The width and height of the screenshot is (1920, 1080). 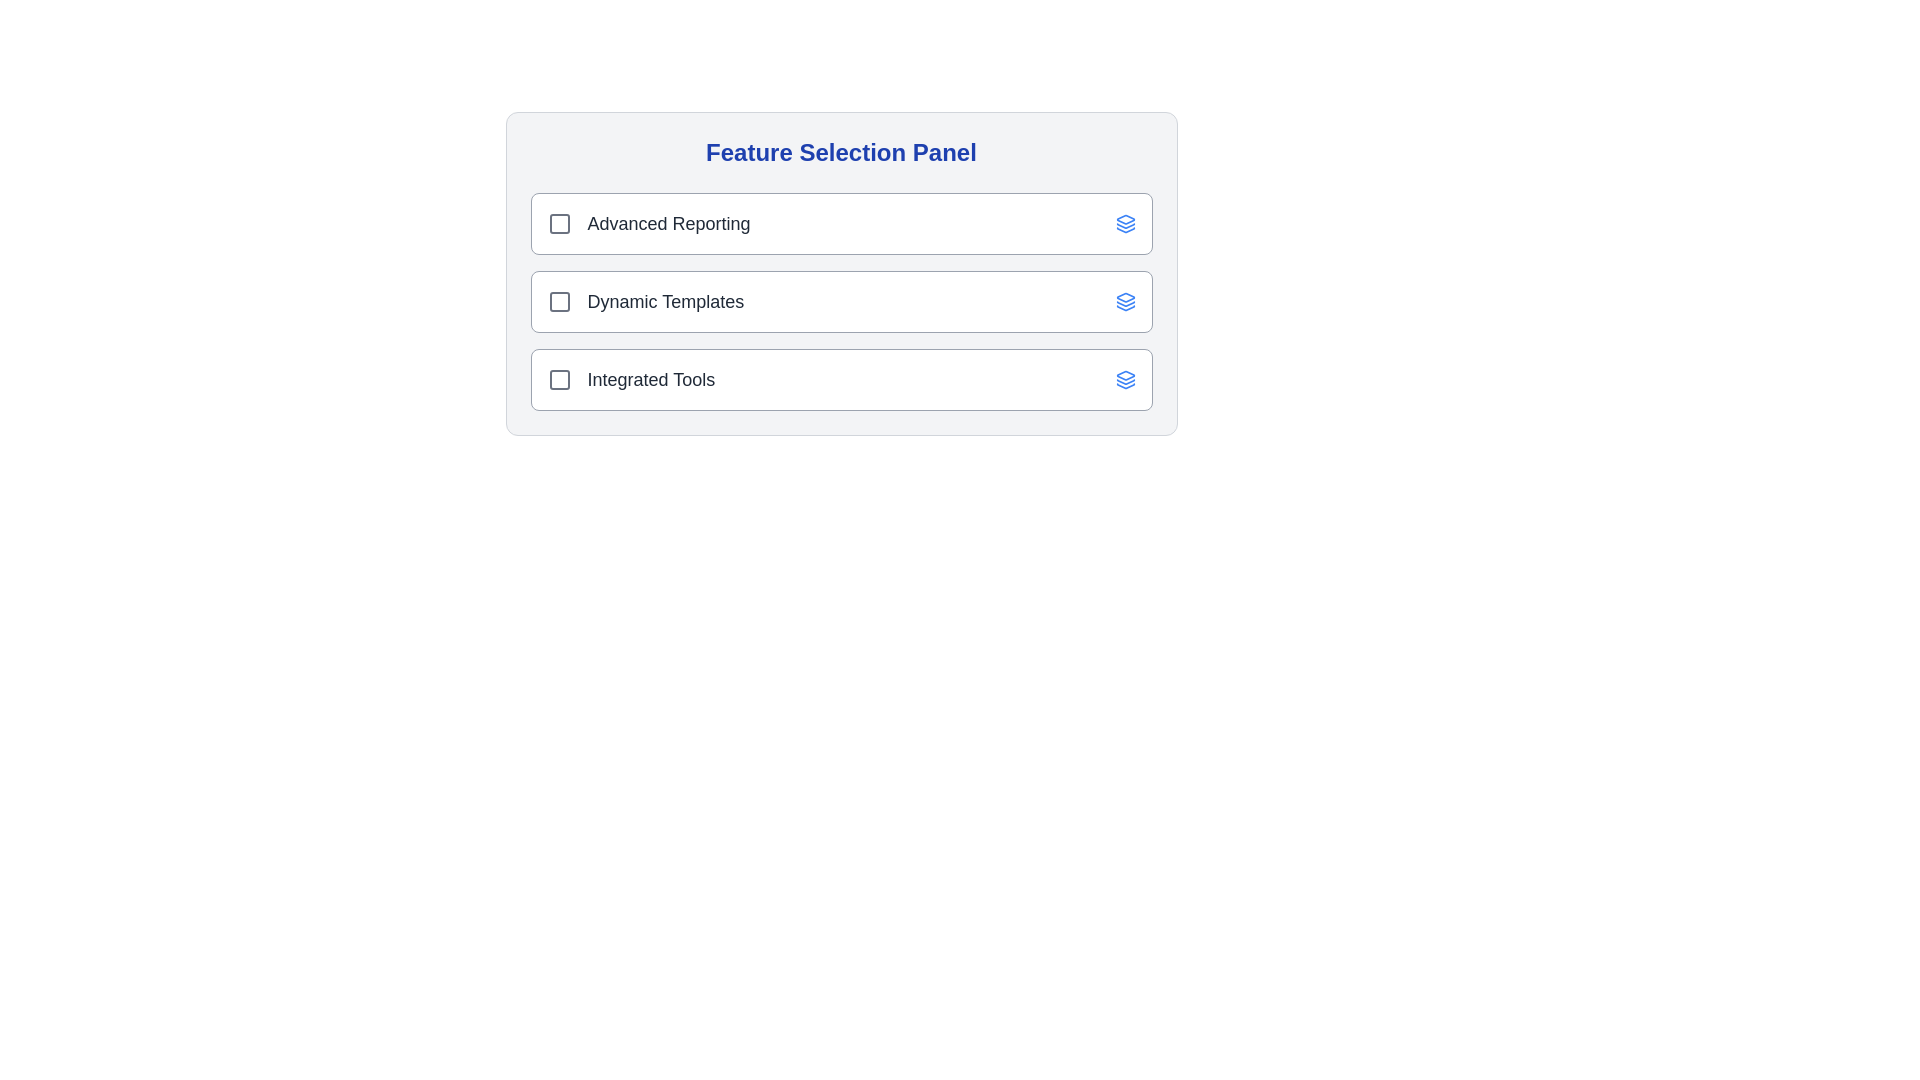 I want to click on the blue icon resembling stacked layers, which is the last component in the row labeled 'Dynamic Templates', so click(x=1125, y=301).